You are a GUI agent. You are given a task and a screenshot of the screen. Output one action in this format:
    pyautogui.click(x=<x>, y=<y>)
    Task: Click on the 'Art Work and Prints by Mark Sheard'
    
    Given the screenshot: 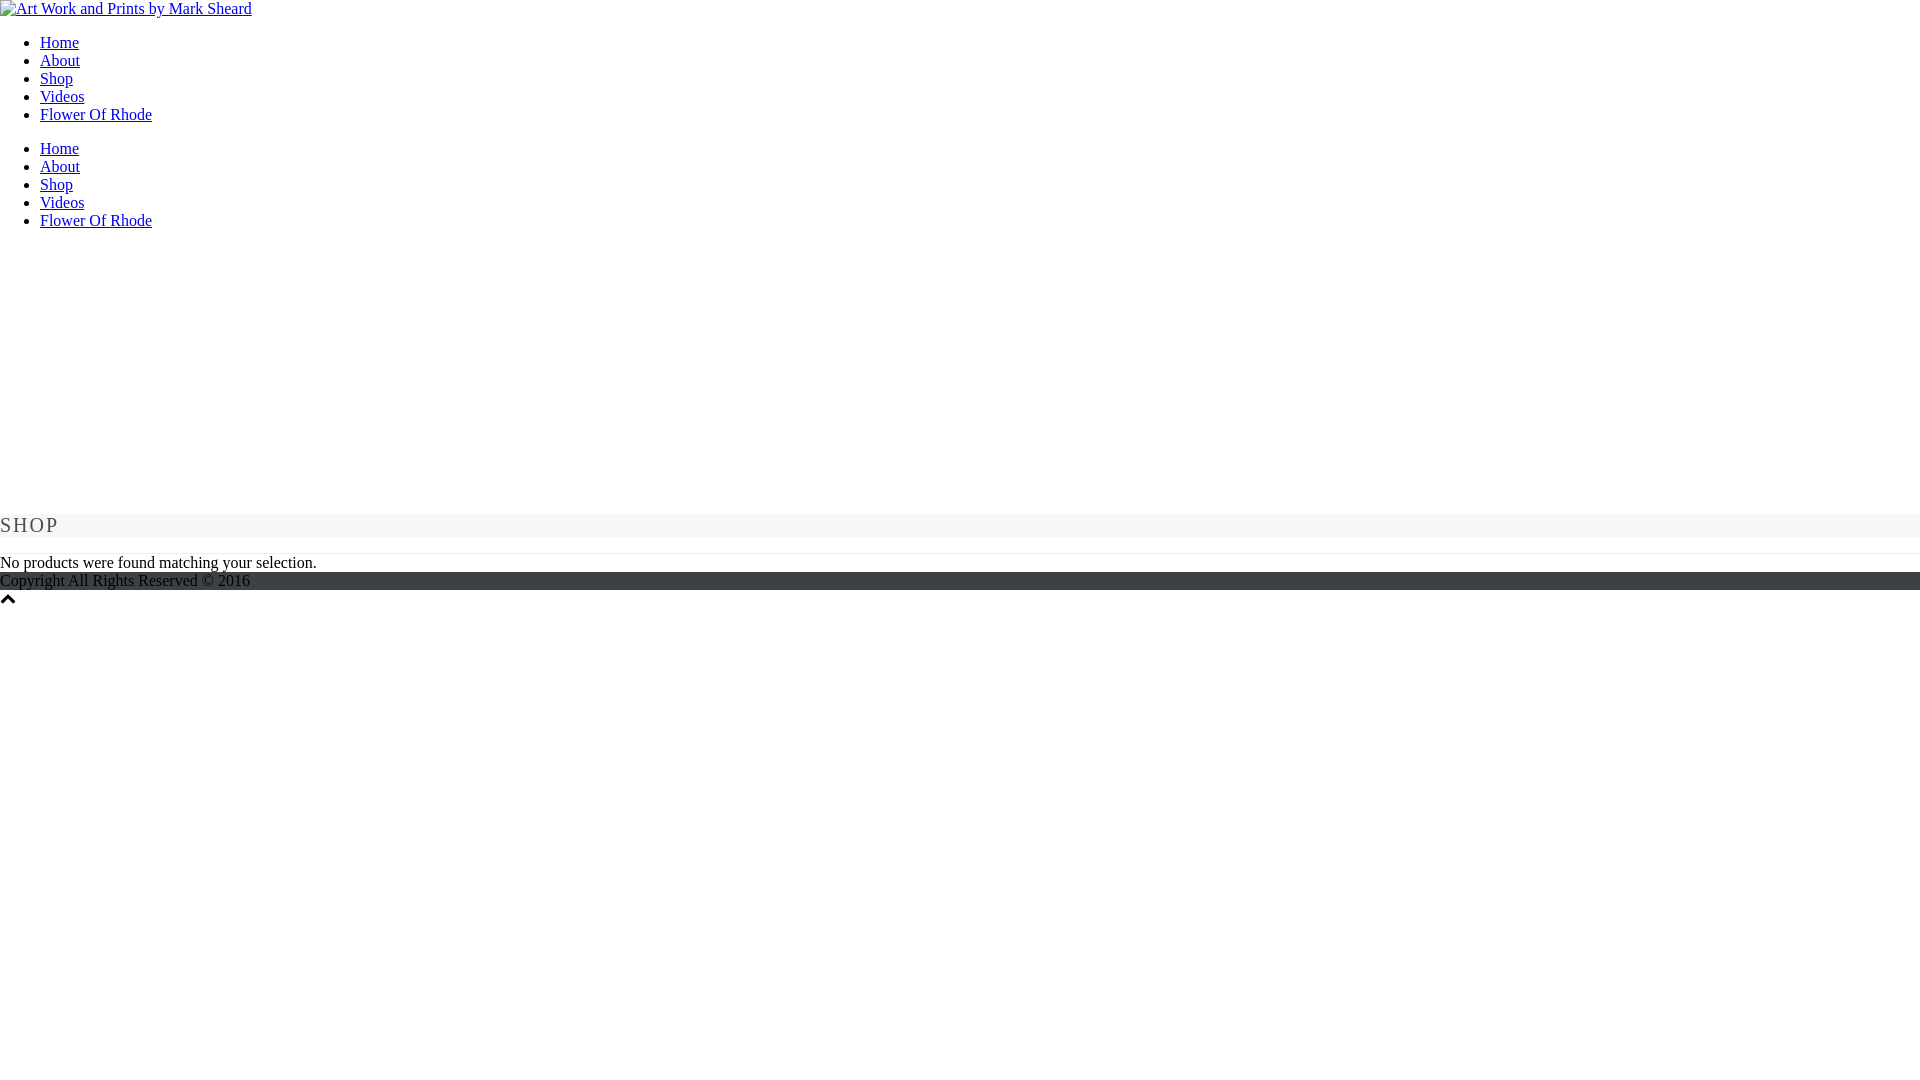 What is the action you would take?
    pyautogui.click(x=0, y=8)
    